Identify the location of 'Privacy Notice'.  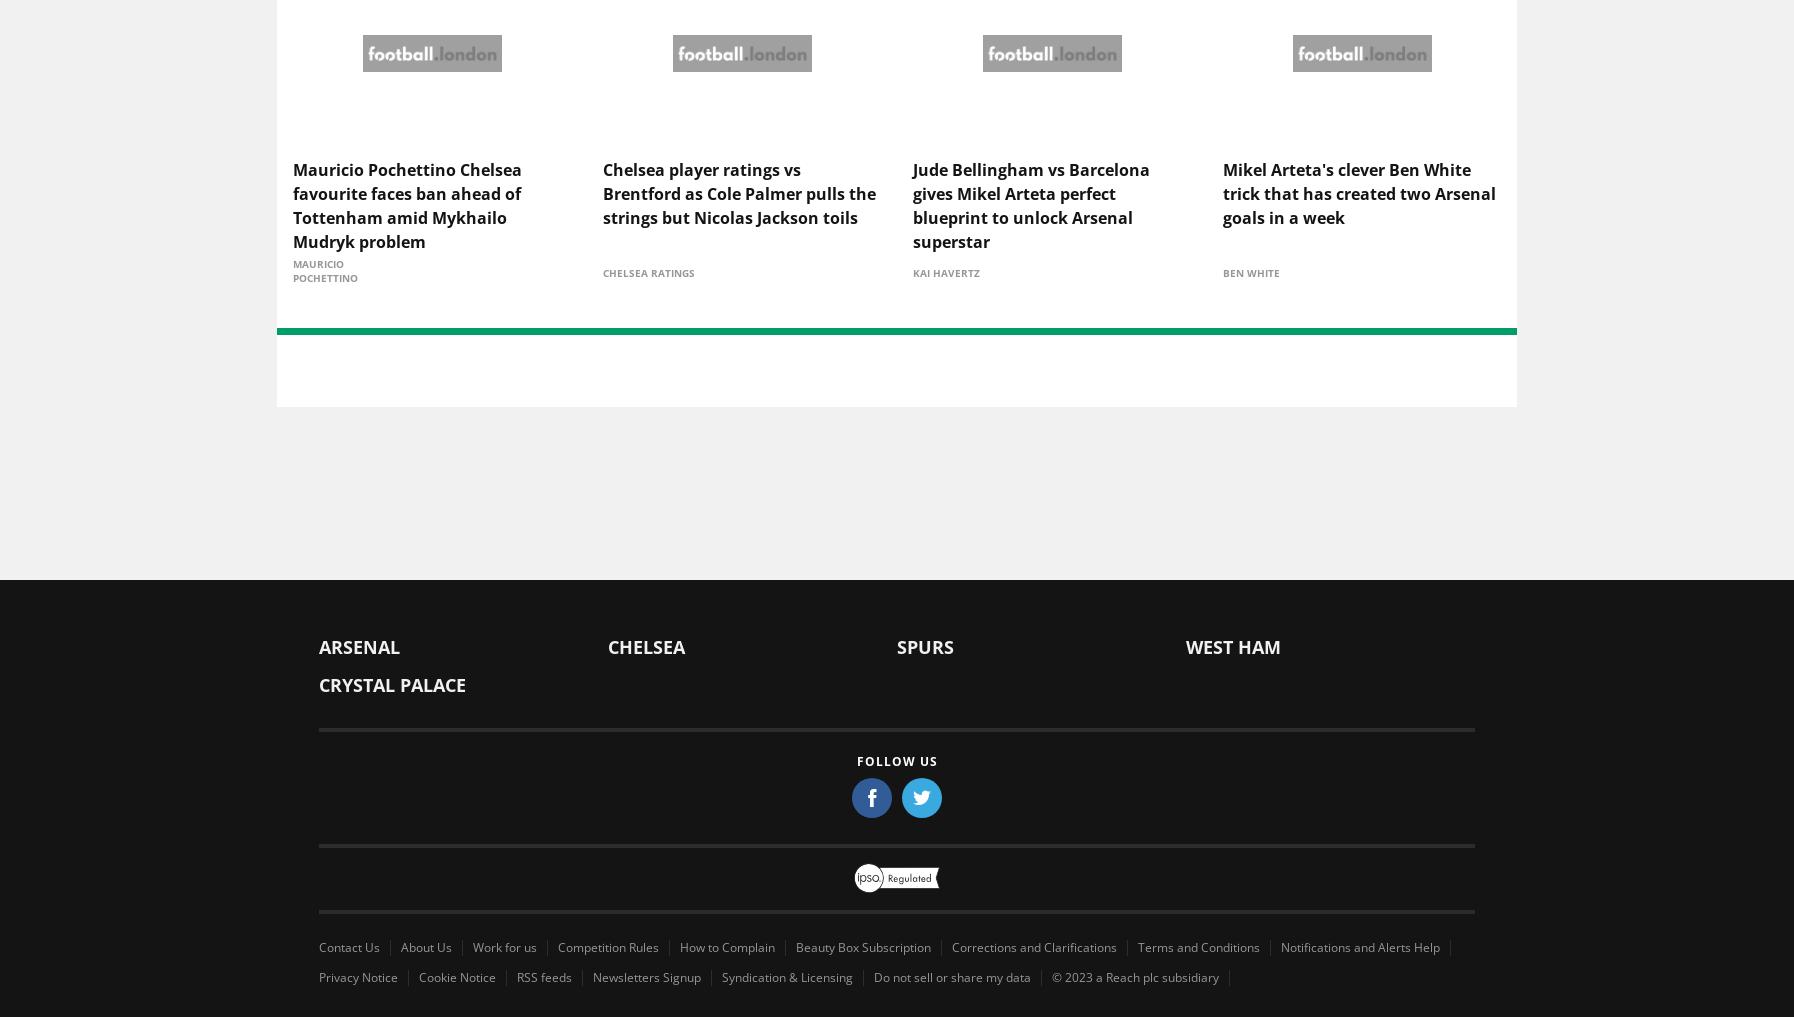
(357, 979).